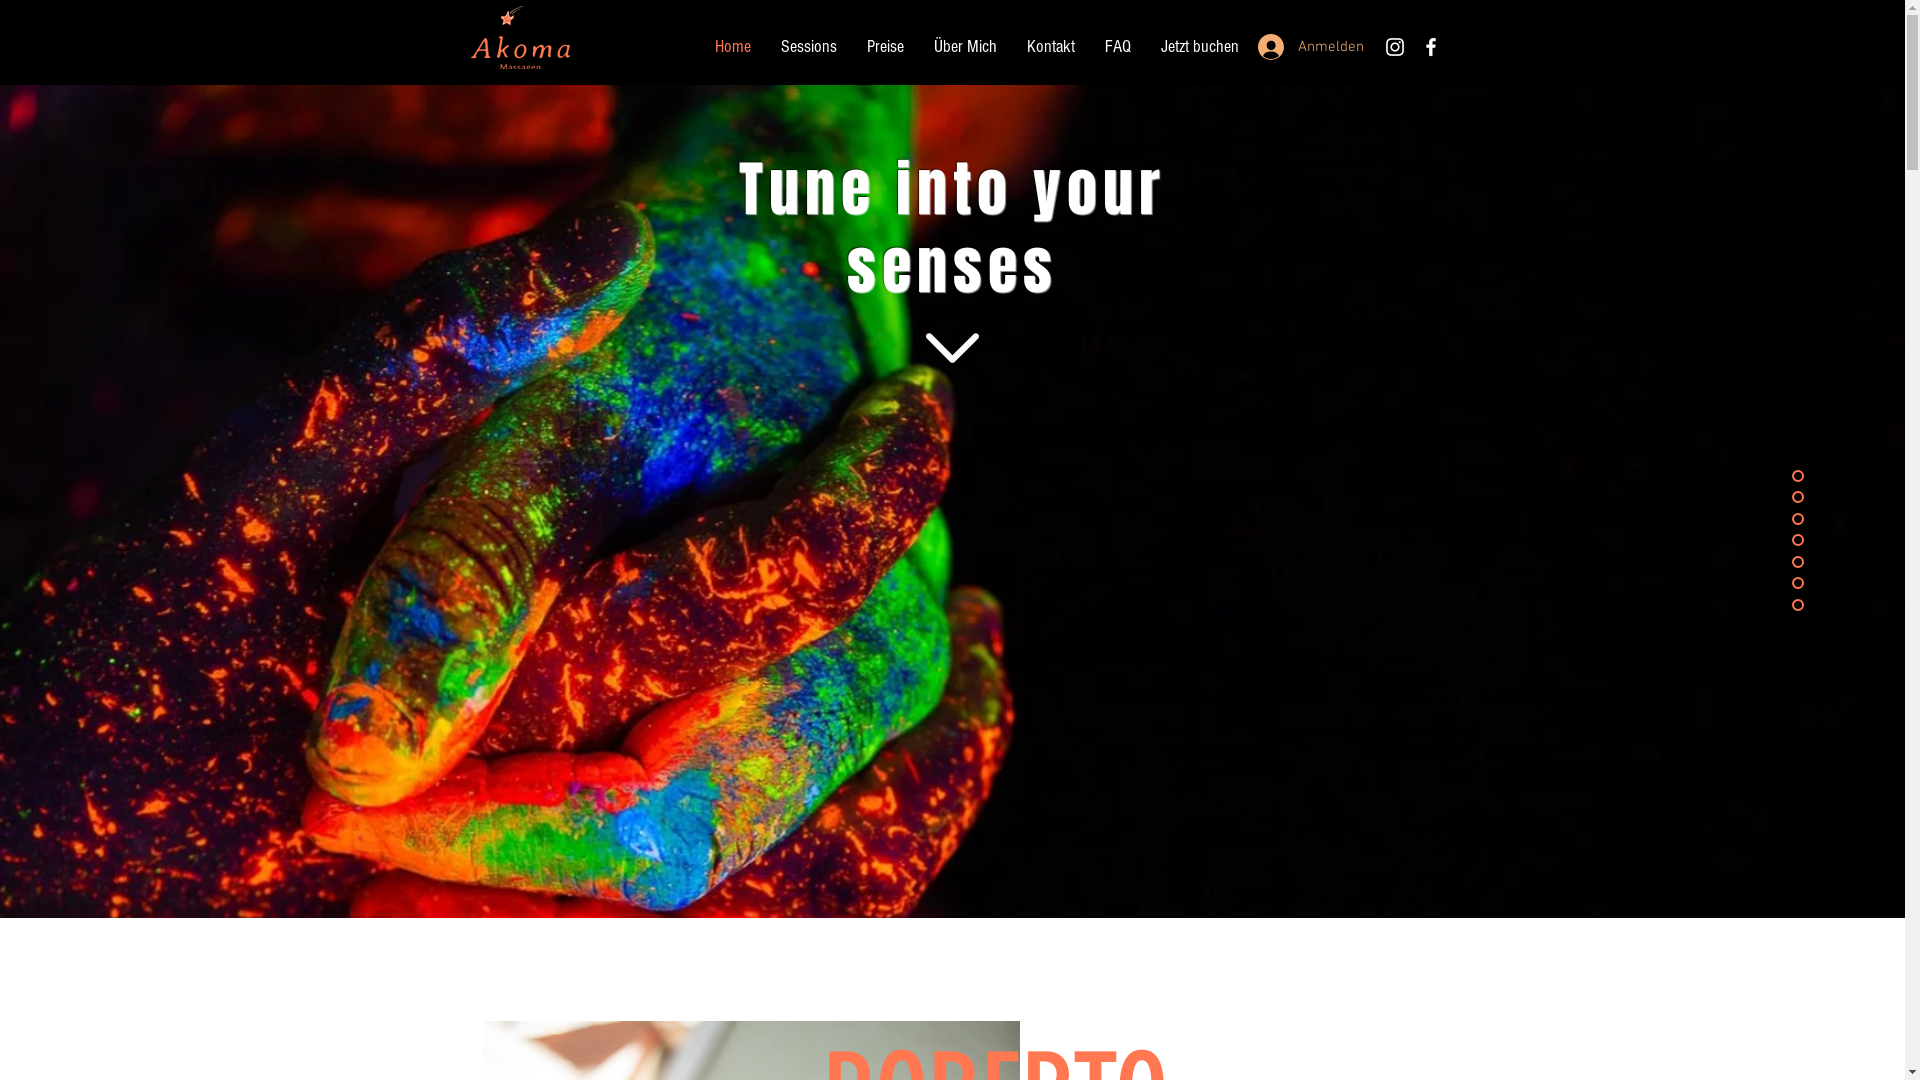  What do you see at coordinates (1088, 45) in the screenshot?
I see `'FAQ'` at bounding box center [1088, 45].